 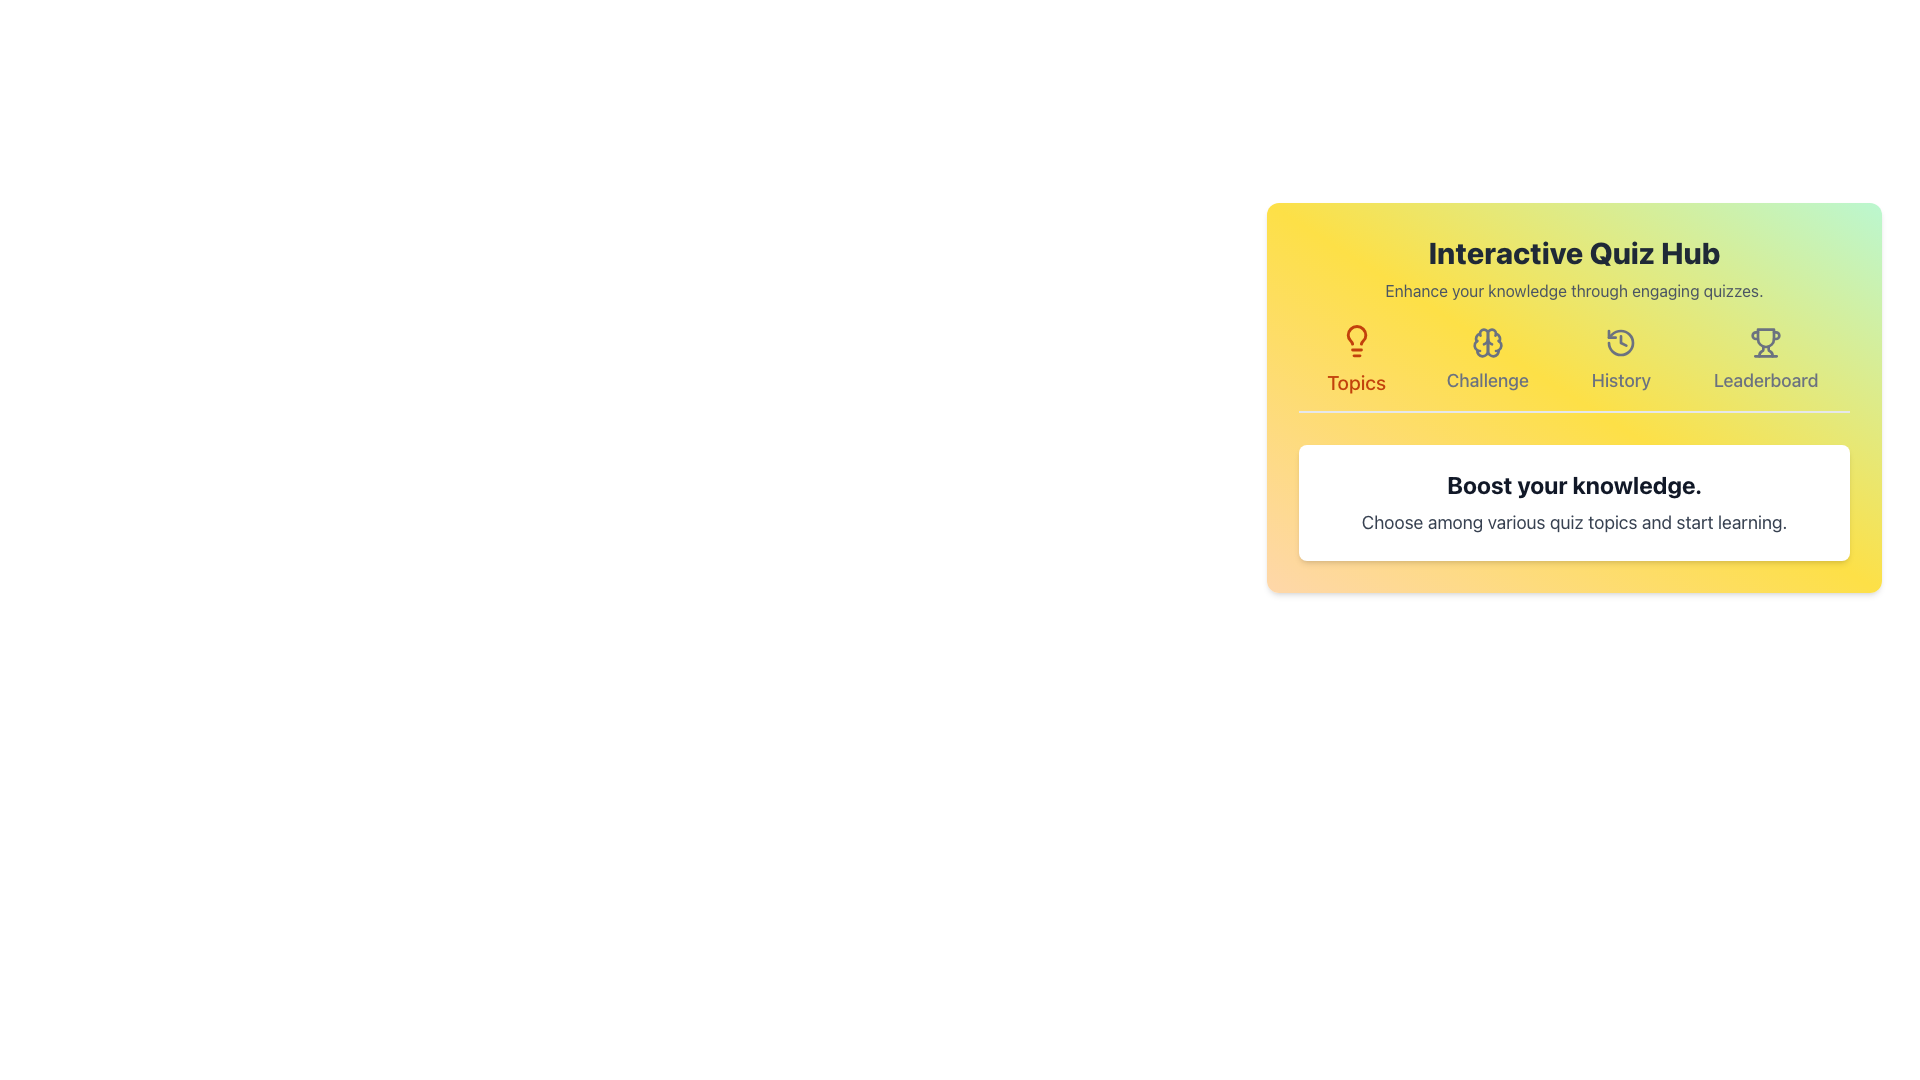 What do you see at coordinates (1487, 381) in the screenshot?
I see `the 'Challenge' label, which is a medium-sized, bold text displayed in gray, located beneath a brain icon in the 'Interactive Quiz Hub' card` at bounding box center [1487, 381].